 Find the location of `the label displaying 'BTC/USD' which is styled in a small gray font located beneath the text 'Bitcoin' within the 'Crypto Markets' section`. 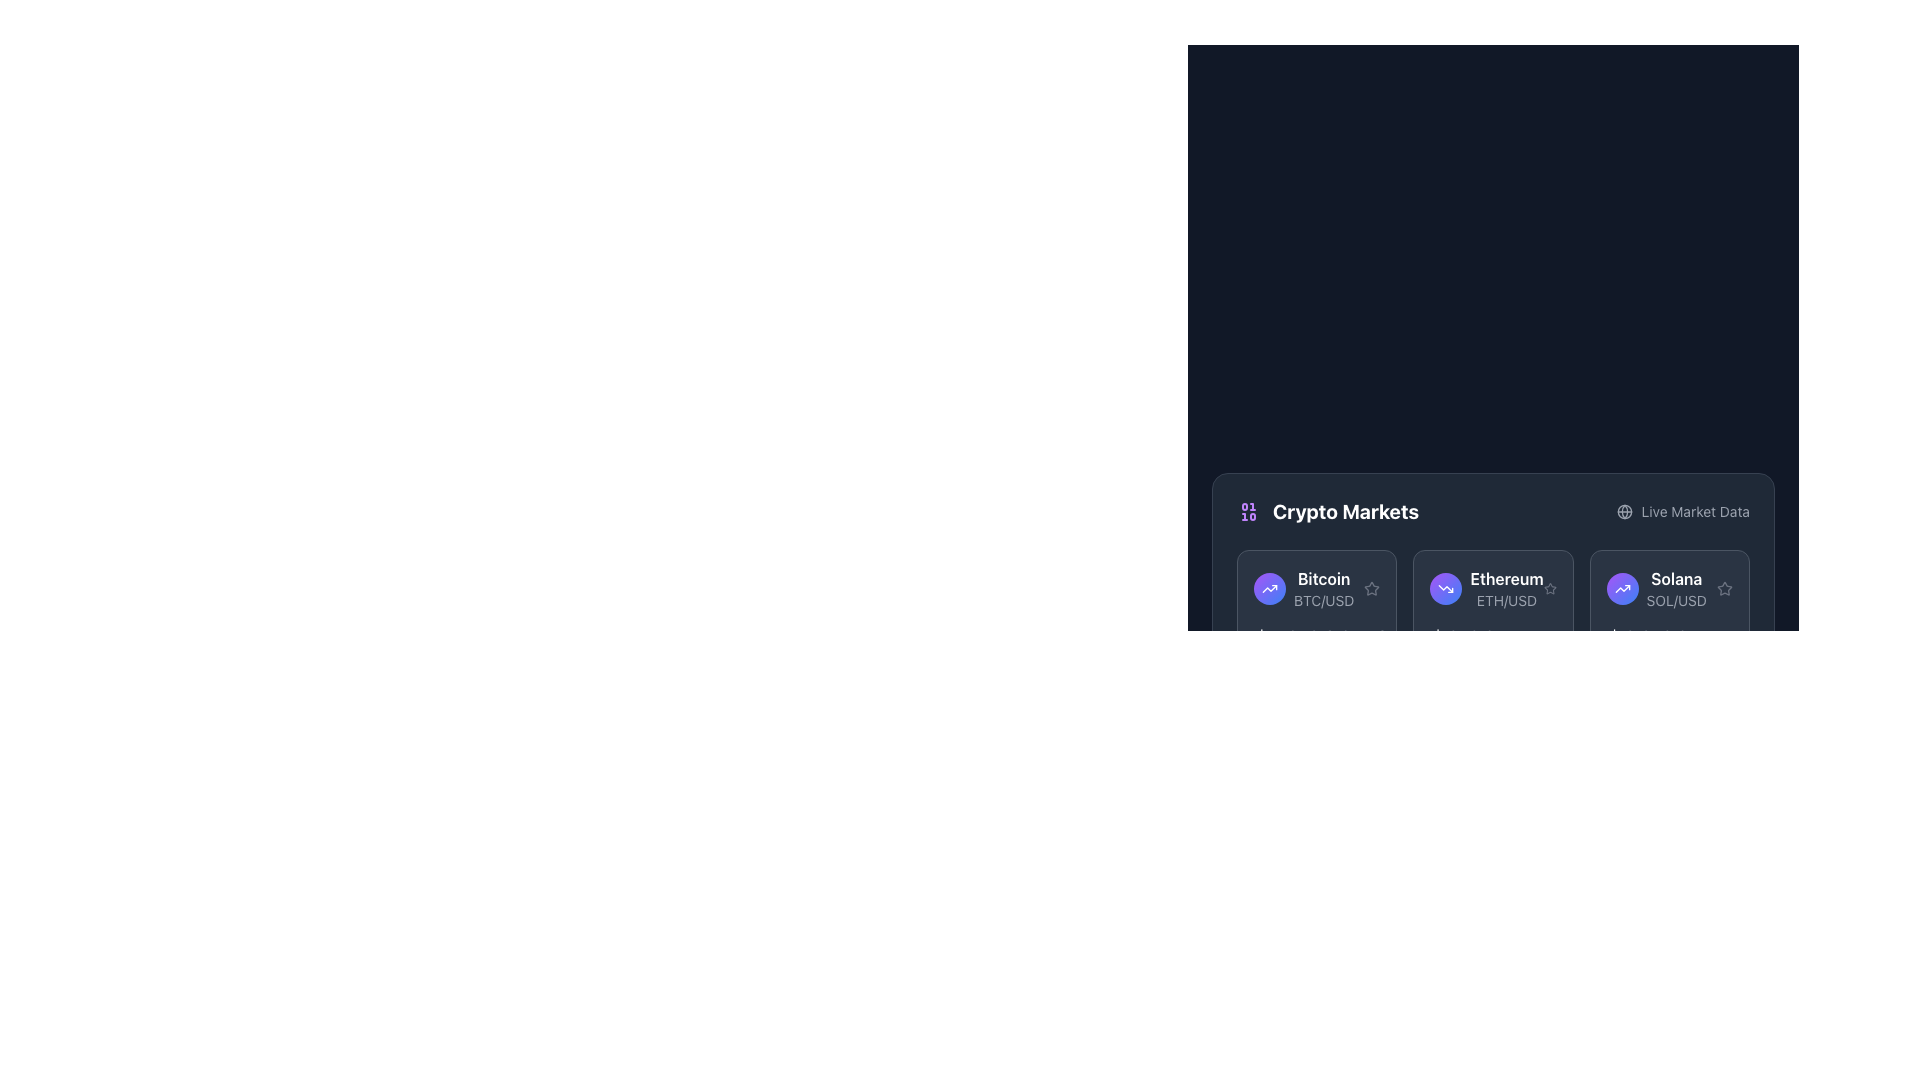

the label displaying 'BTC/USD' which is styled in a small gray font located beneath the text 'Bitcoin' within the 'Crypto Markets' section is located at coordinates (1324, 600).